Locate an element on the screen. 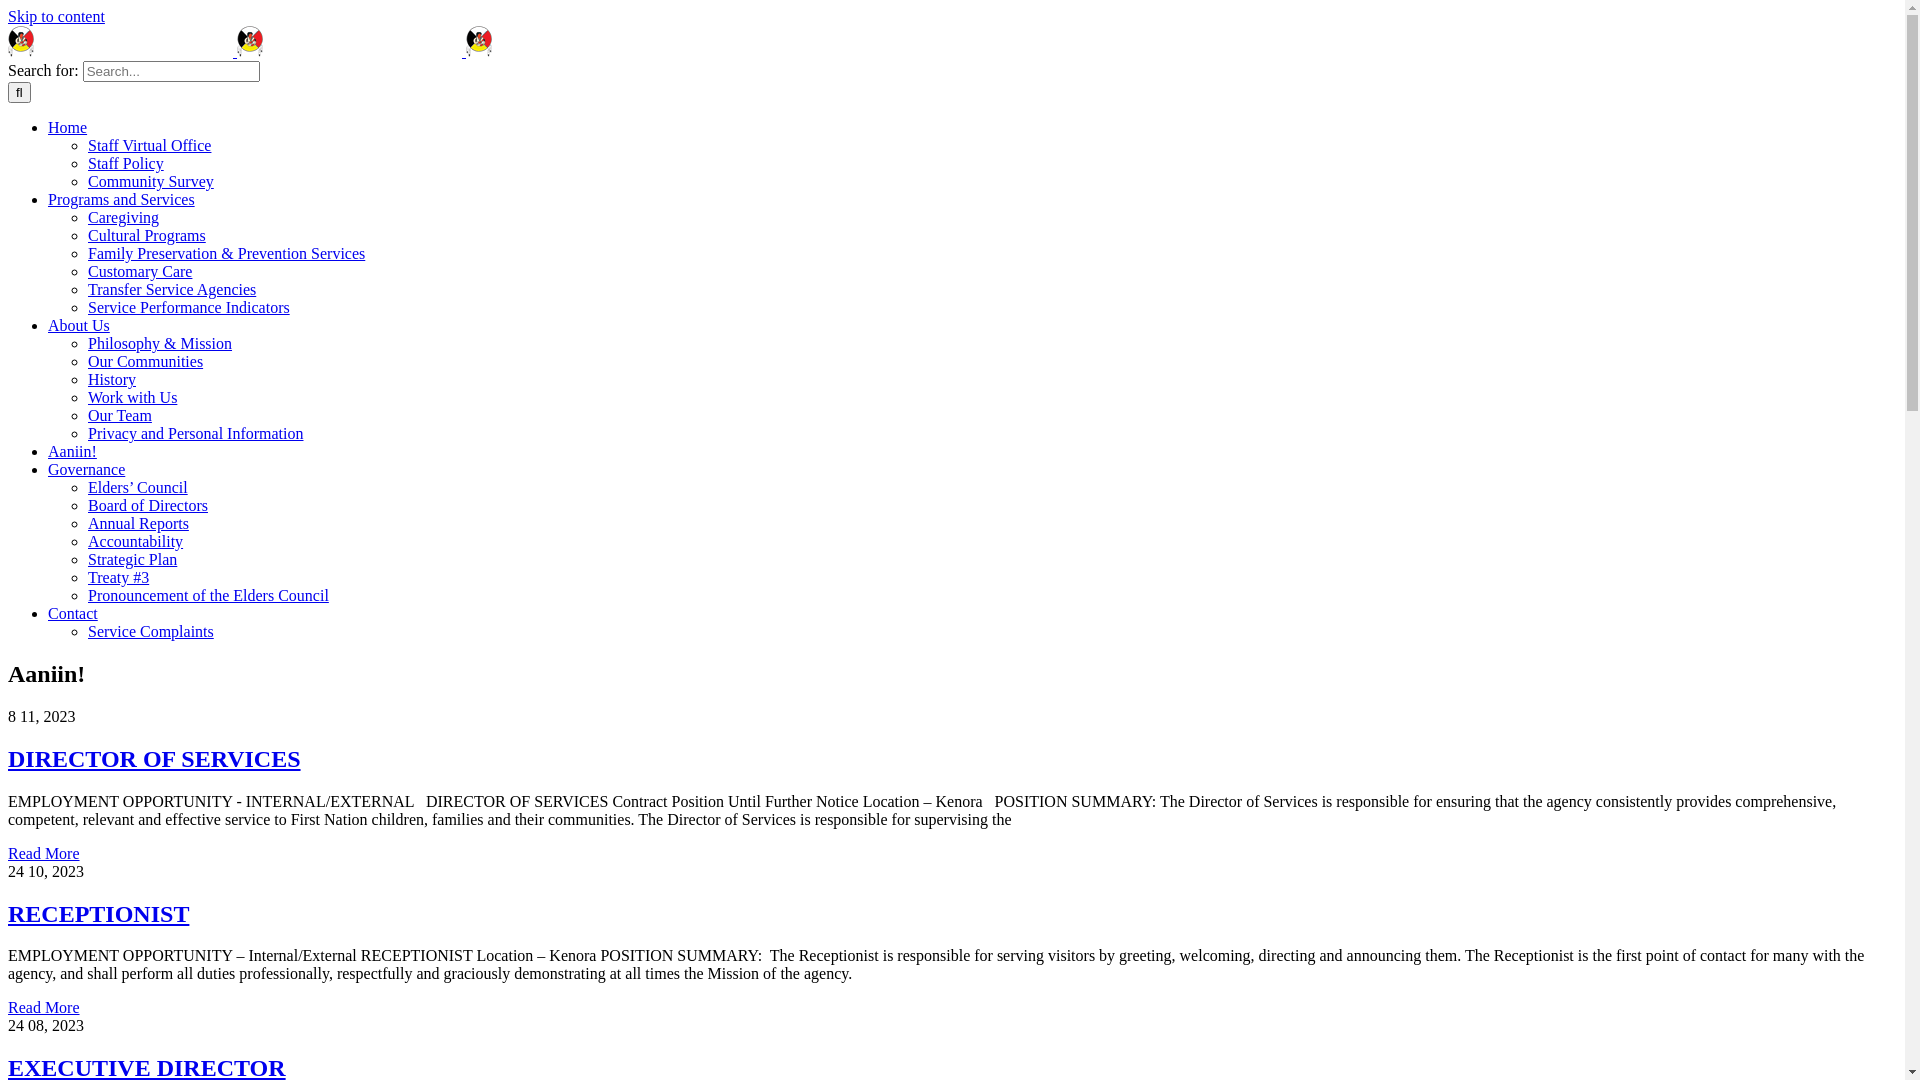 The height and width of the screenshot is (1080, 1920). 'Read More' is located at coordinates (43, 1007).